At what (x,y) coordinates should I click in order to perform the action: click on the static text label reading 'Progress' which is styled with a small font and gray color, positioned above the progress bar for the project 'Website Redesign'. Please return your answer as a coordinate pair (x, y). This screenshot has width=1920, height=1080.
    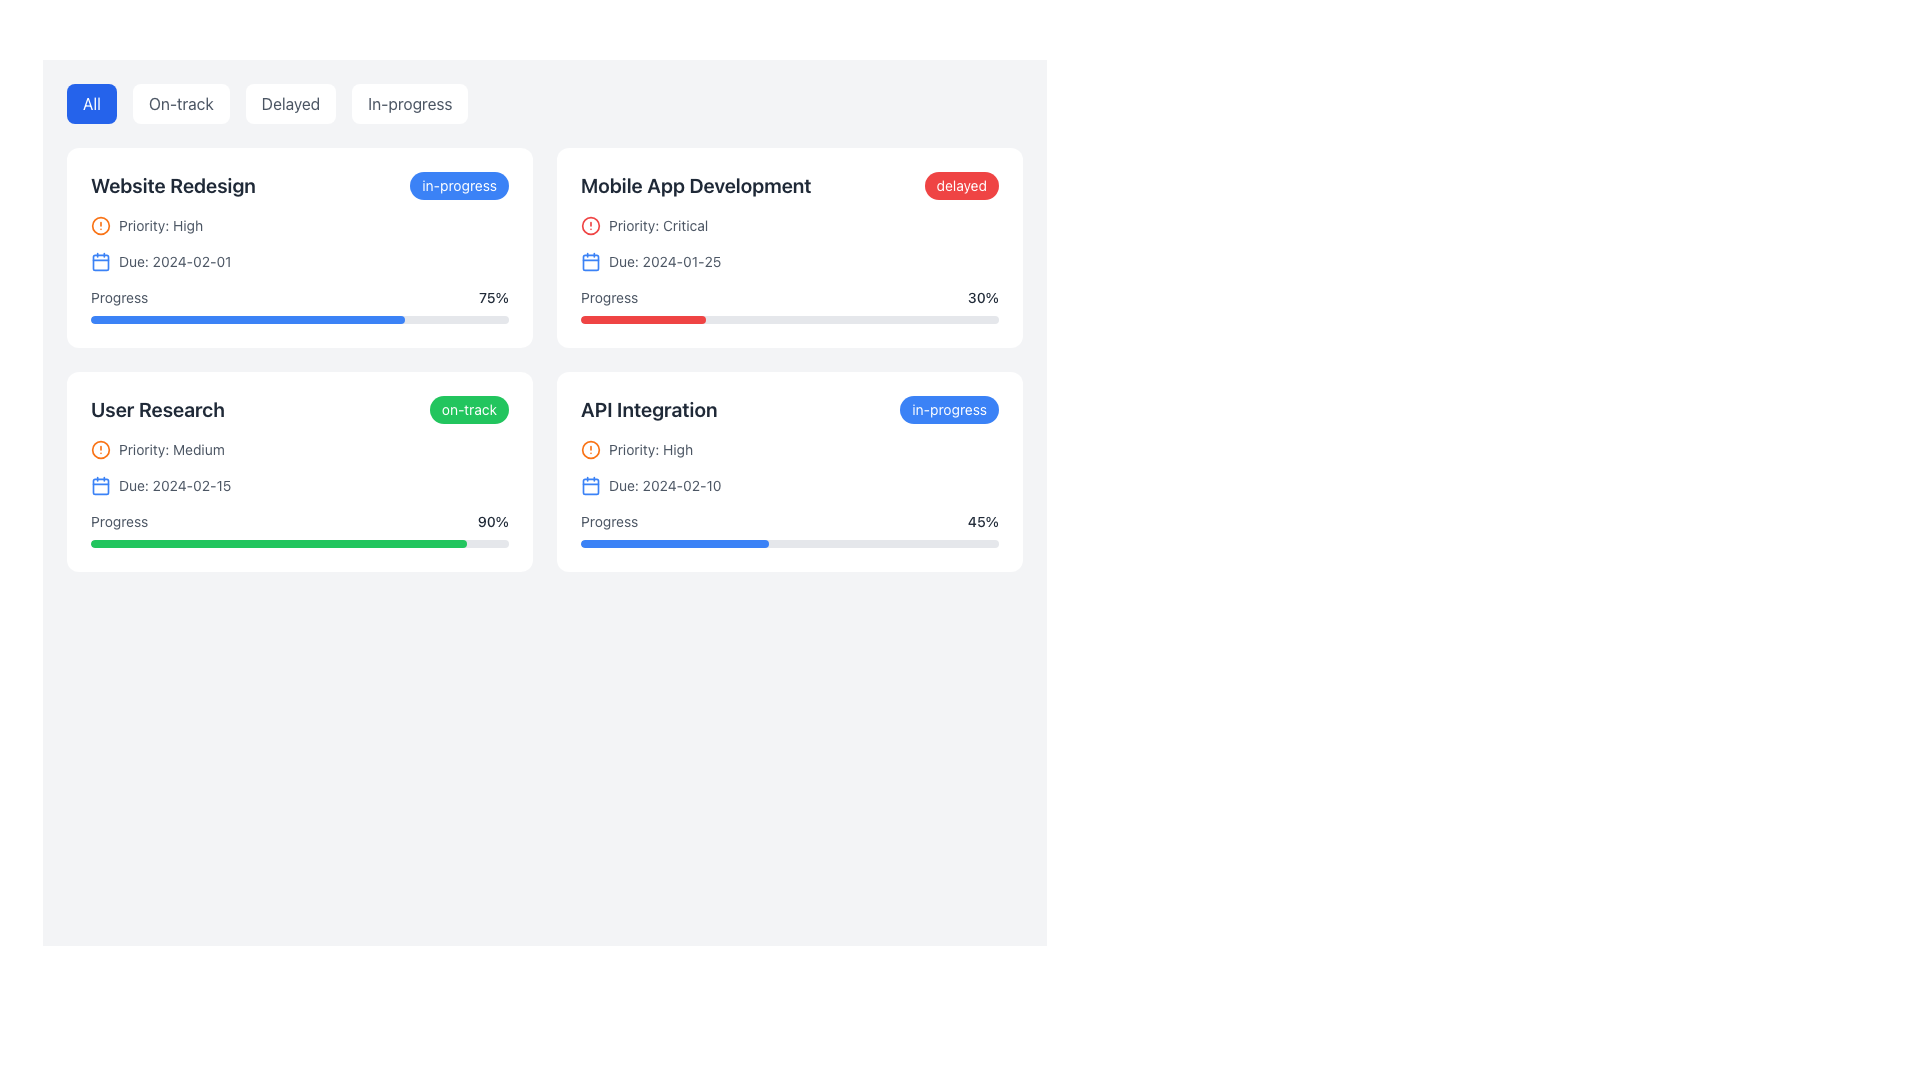
    Looking at the image, I should click on (118, 297).